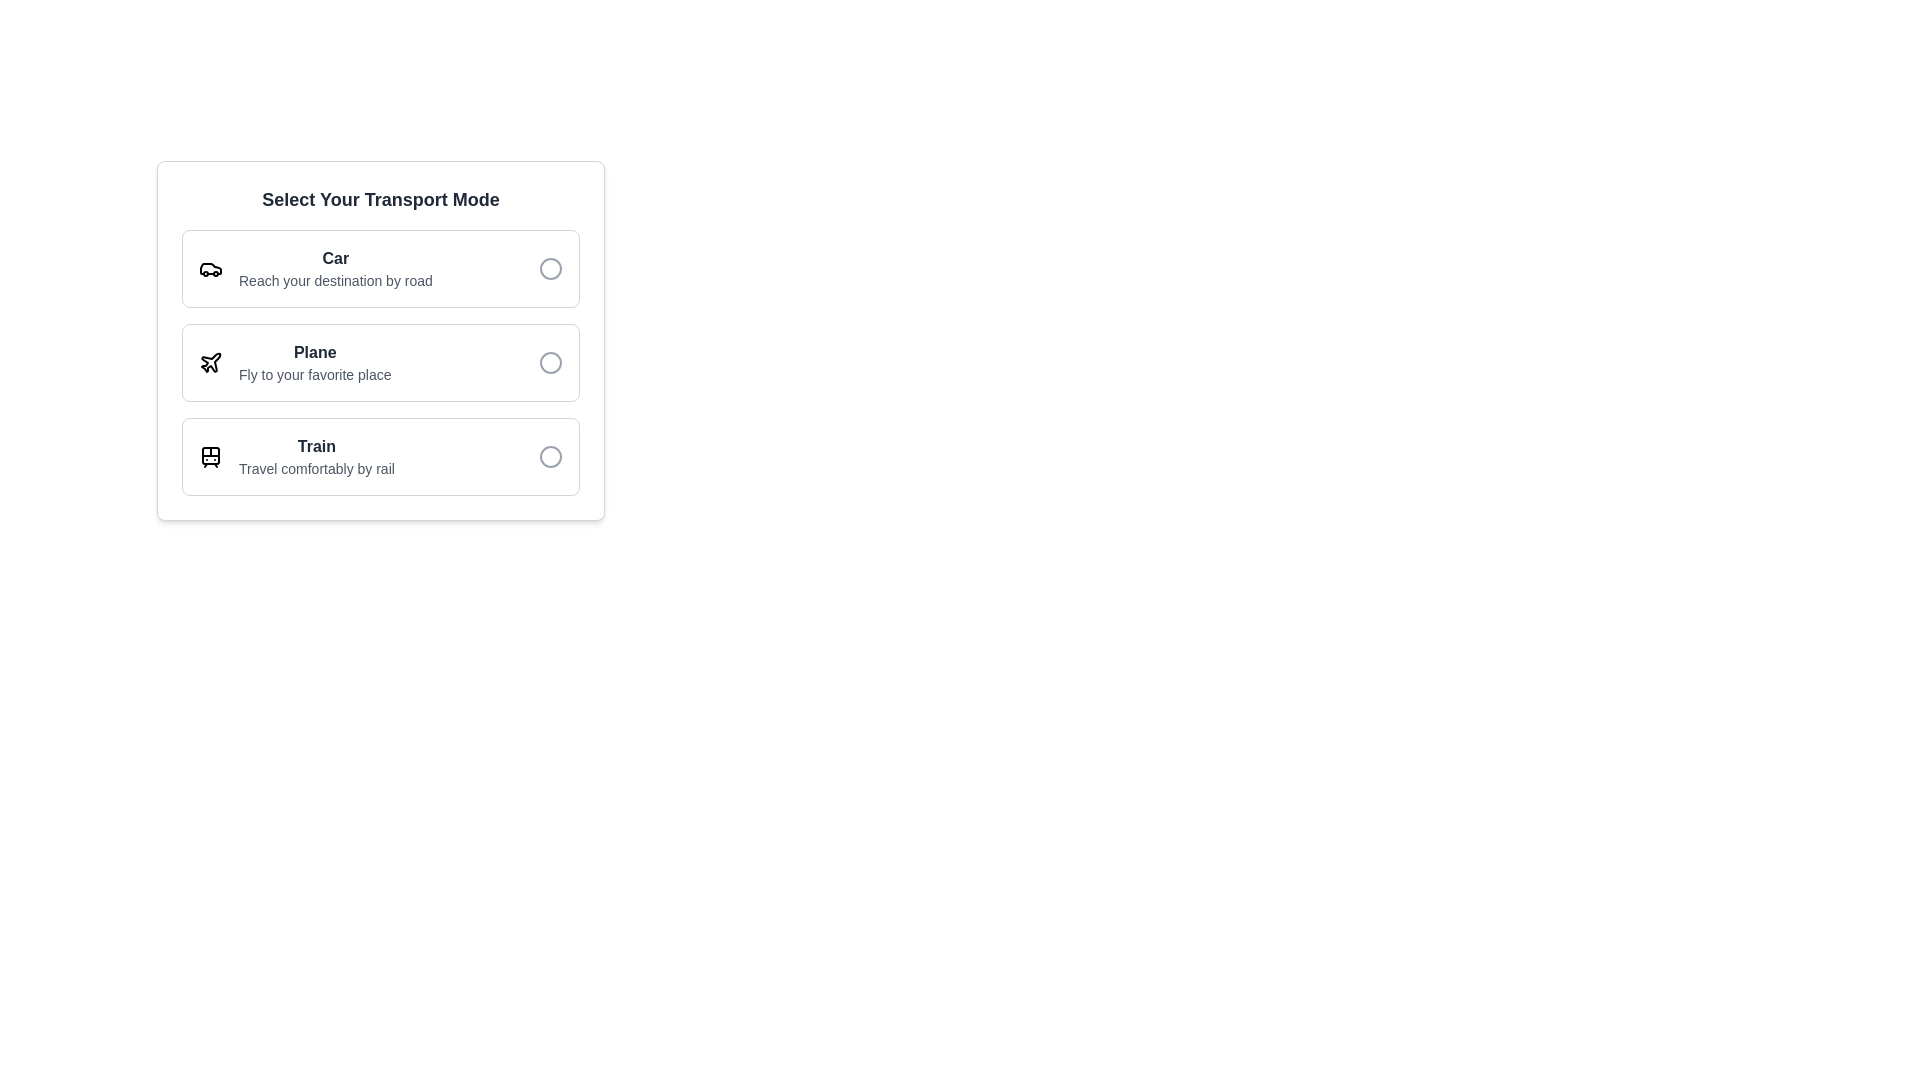 This screenshot has height=1080, width=1920. What do you see at coordinates (335, 257) in the screenshot?
I see `the text label for the transportation option 'Car', which serves as an identifier for this mode of travel in the vertical list of transportation modes` at bounding box center [335, 257].